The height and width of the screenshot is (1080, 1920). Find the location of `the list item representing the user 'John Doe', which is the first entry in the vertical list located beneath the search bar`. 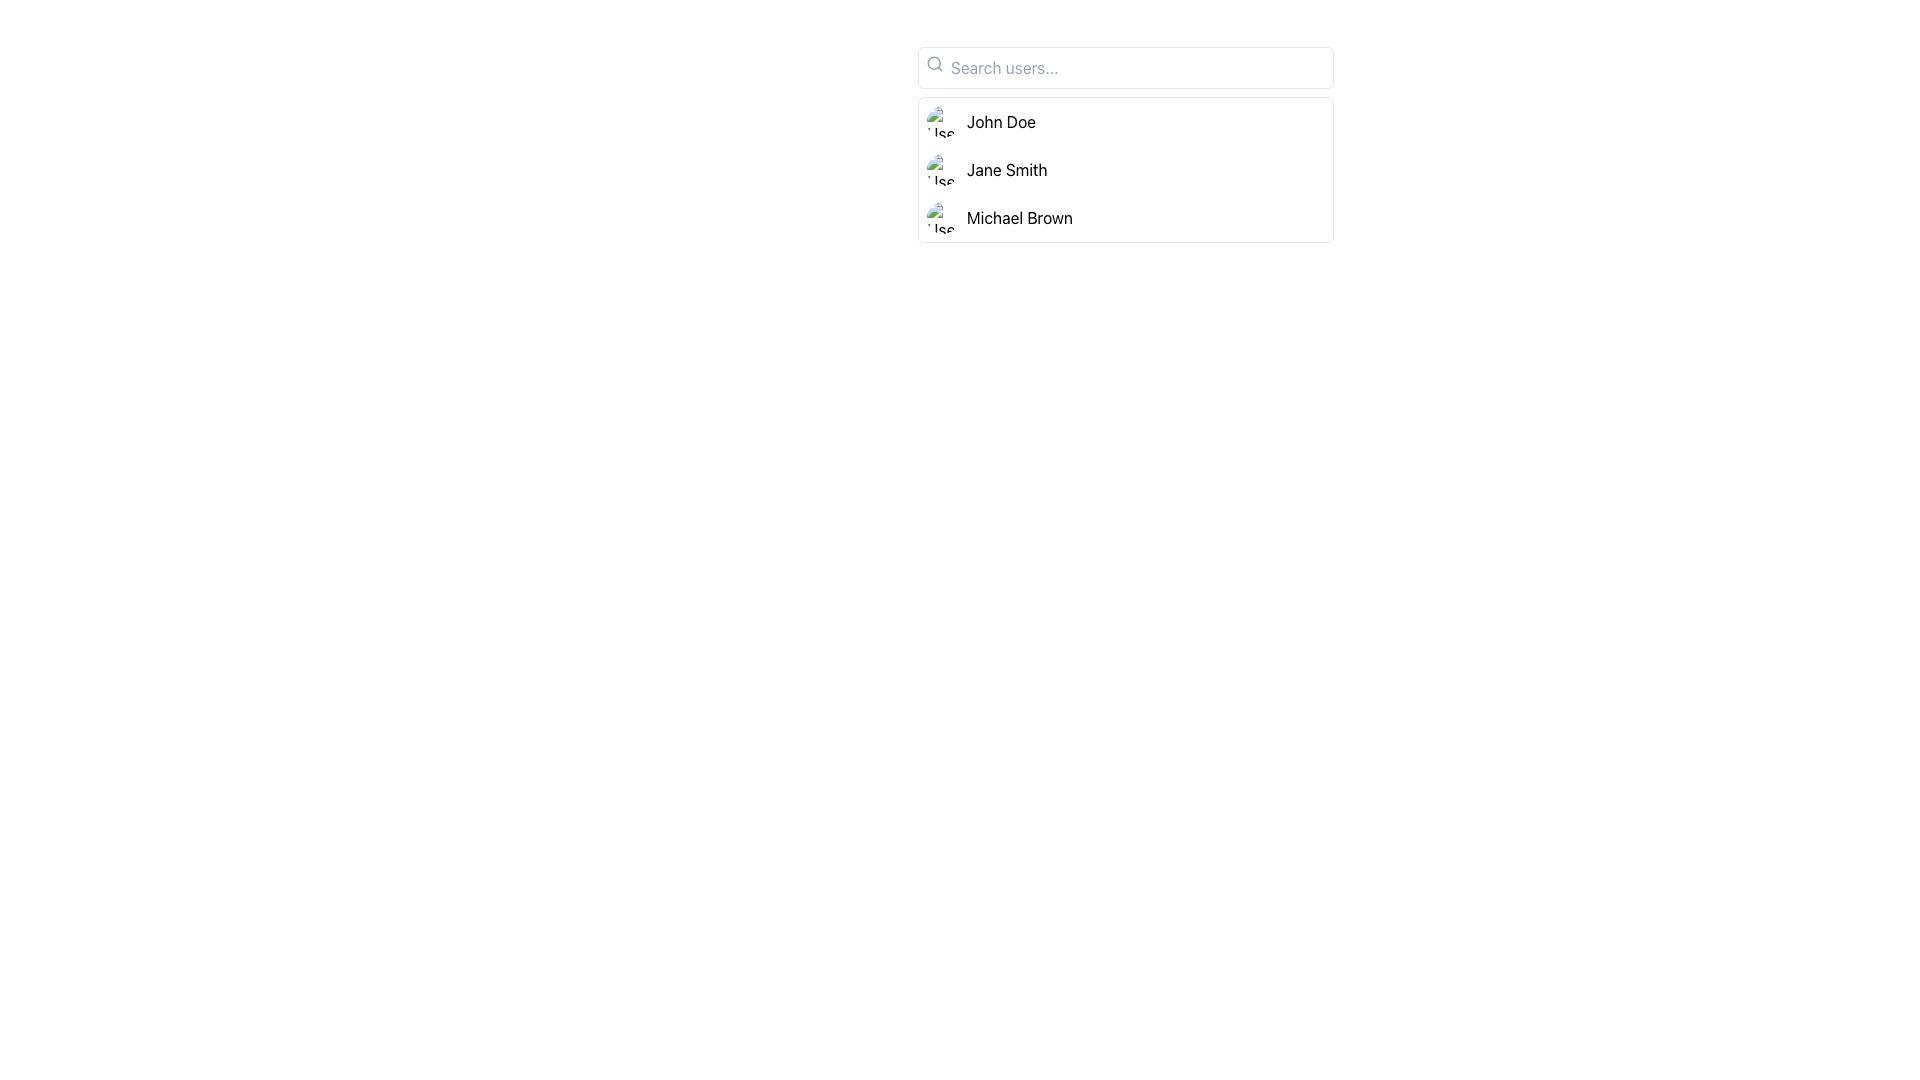

the list item representing the user 'John Doe', which is the first entry in the vertical list located beneath the search bar is located at coordinates (1126, 122).